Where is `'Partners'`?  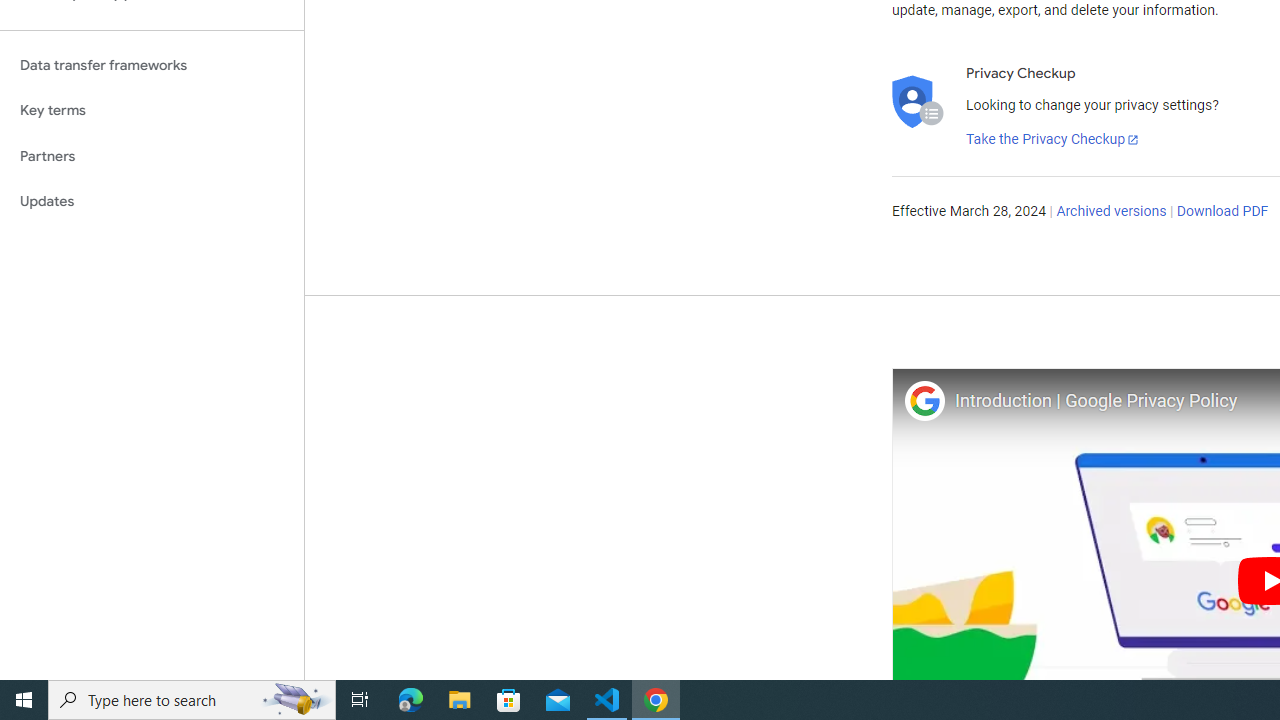
'Partners' is located at coordinates (151, 155).